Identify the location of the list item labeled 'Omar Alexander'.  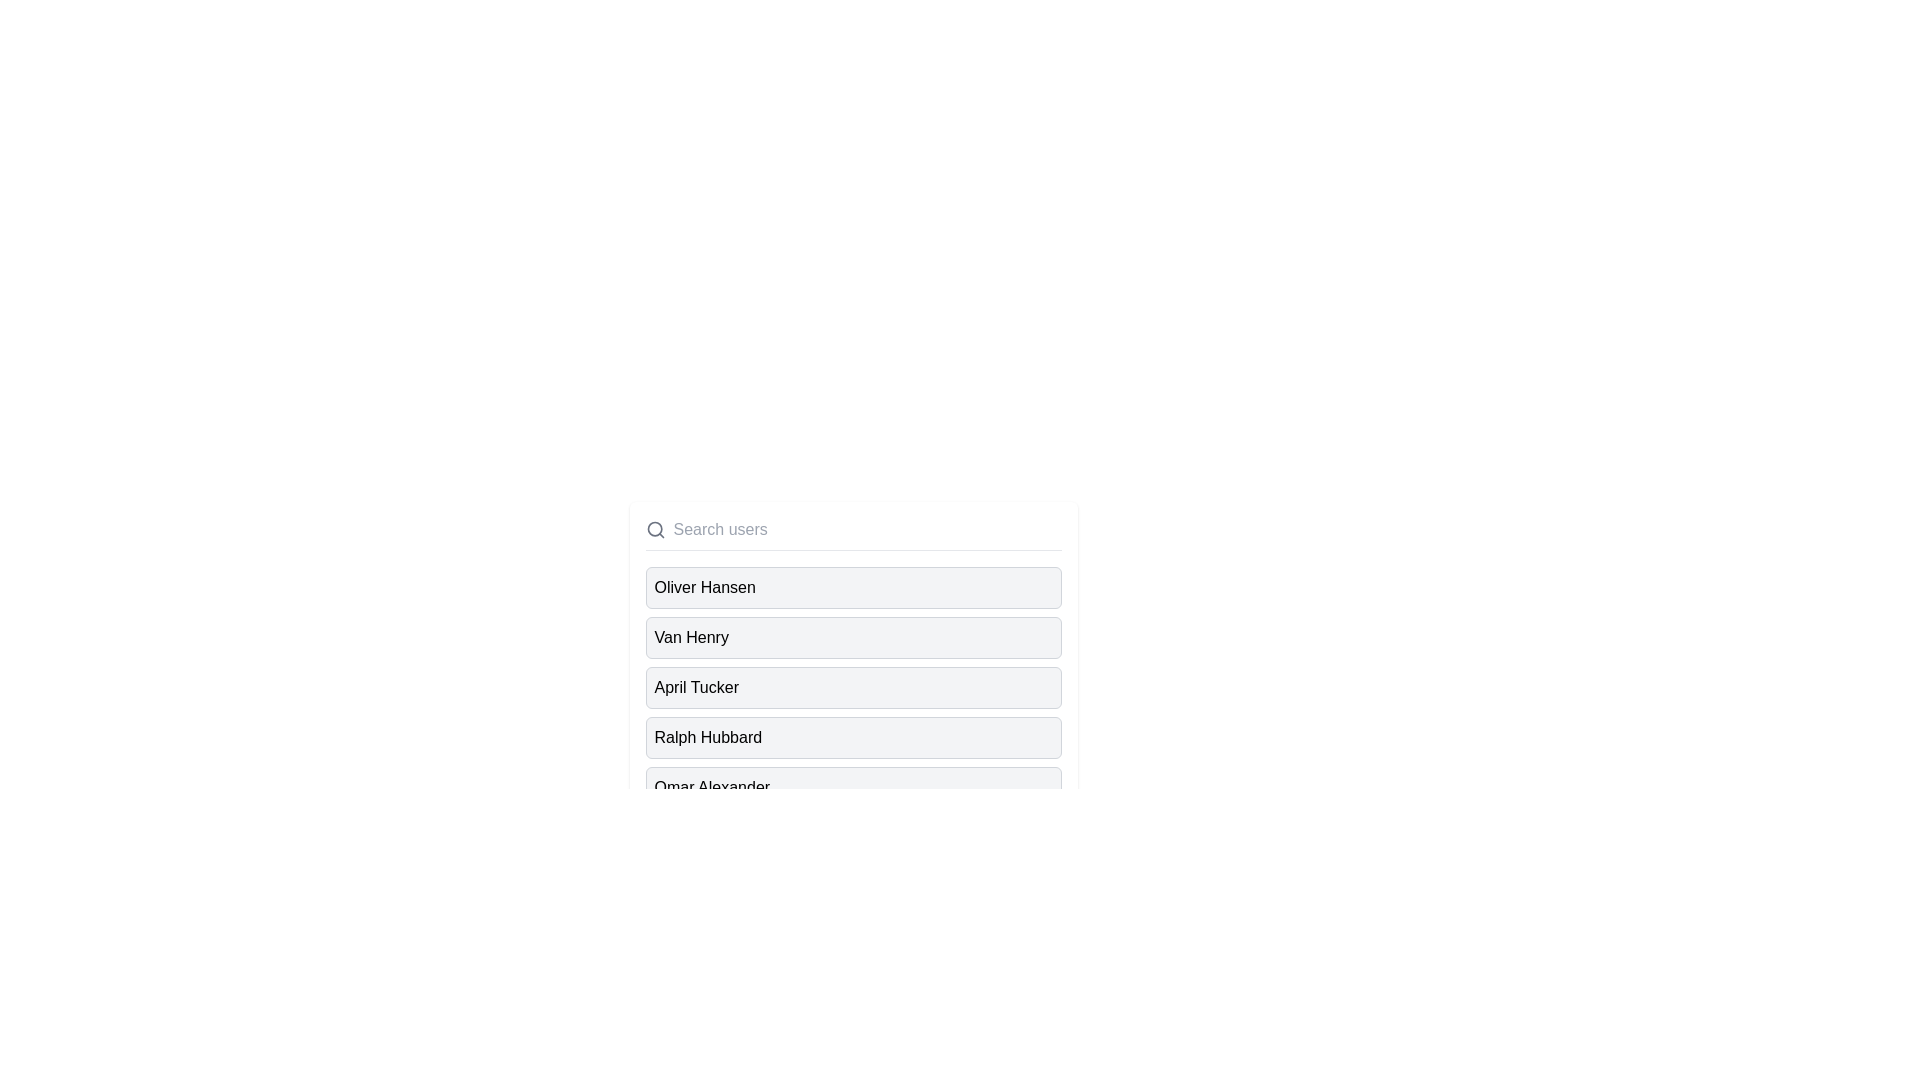
(853, 786).